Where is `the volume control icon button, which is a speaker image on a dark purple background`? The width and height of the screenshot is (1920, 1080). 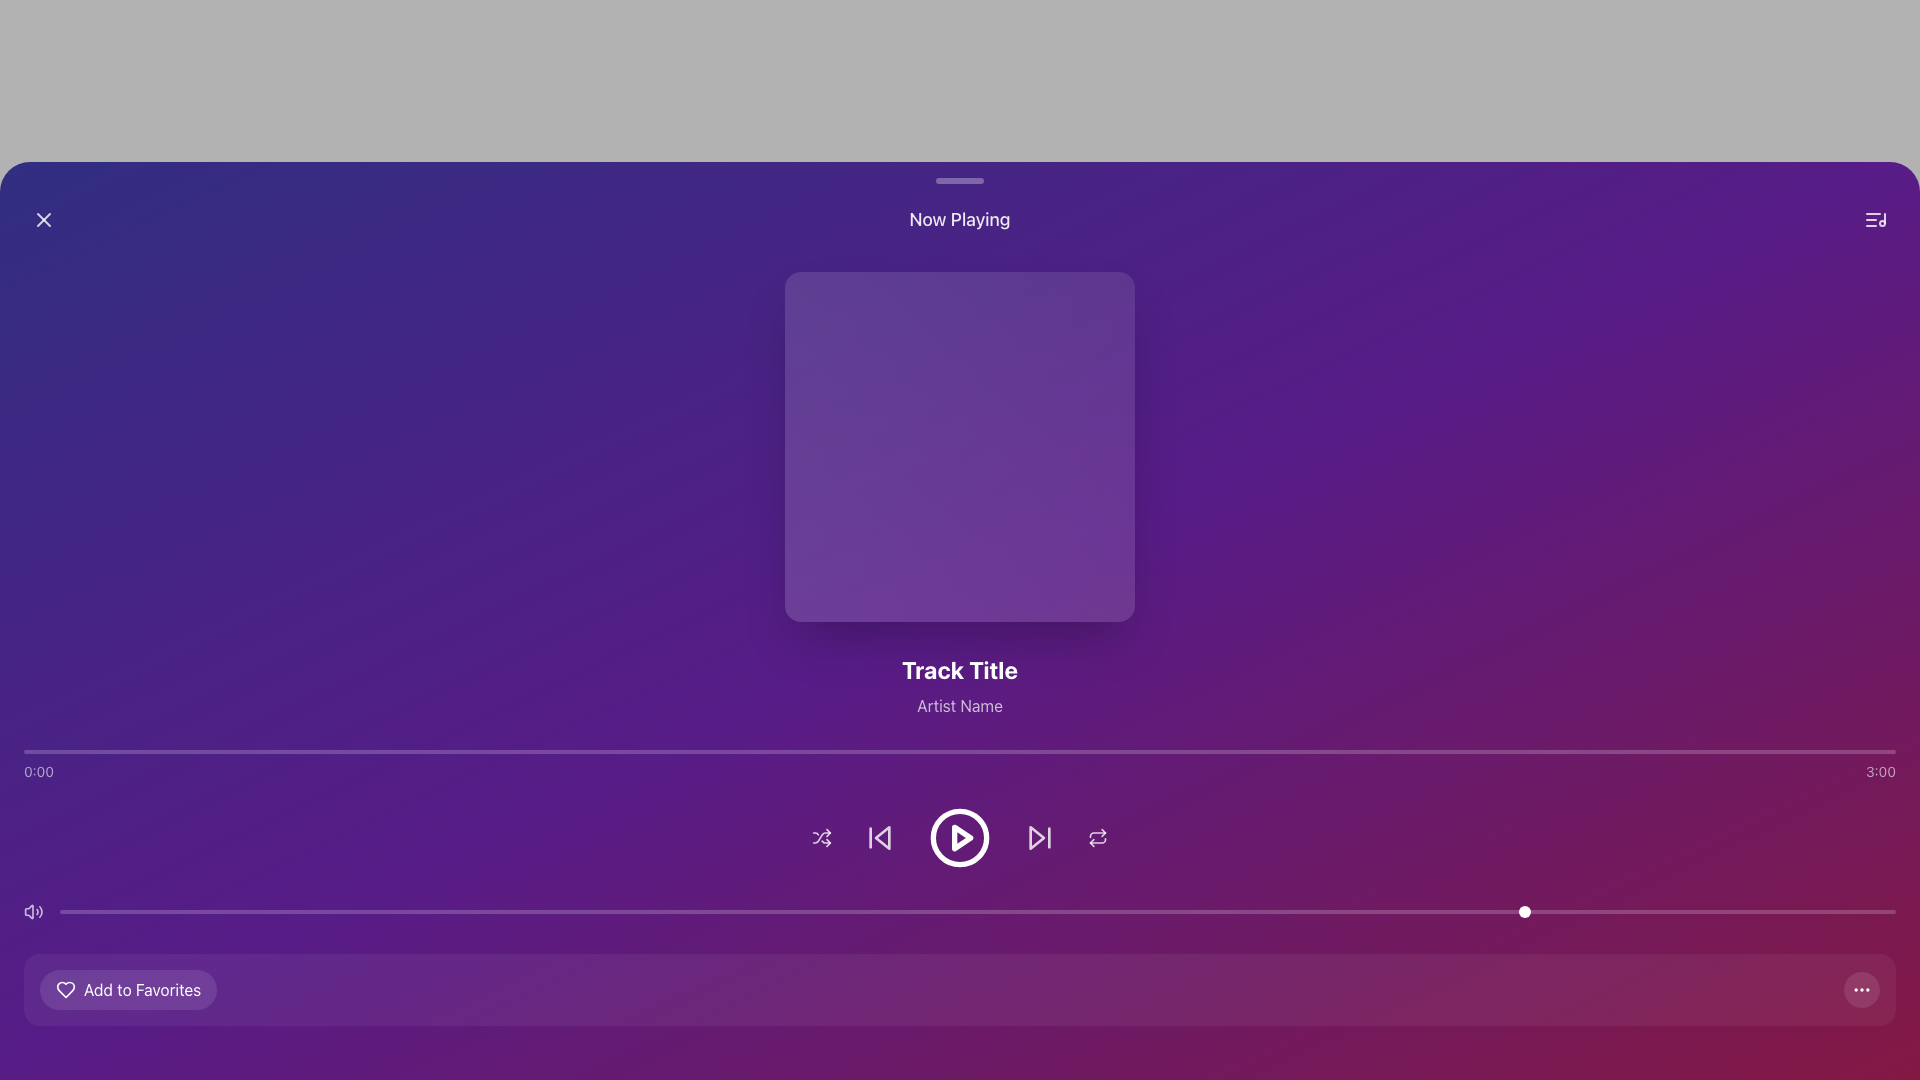 the volume control icon button, which is a speaker image on a dark purple background is located at coordinates (33, 911).